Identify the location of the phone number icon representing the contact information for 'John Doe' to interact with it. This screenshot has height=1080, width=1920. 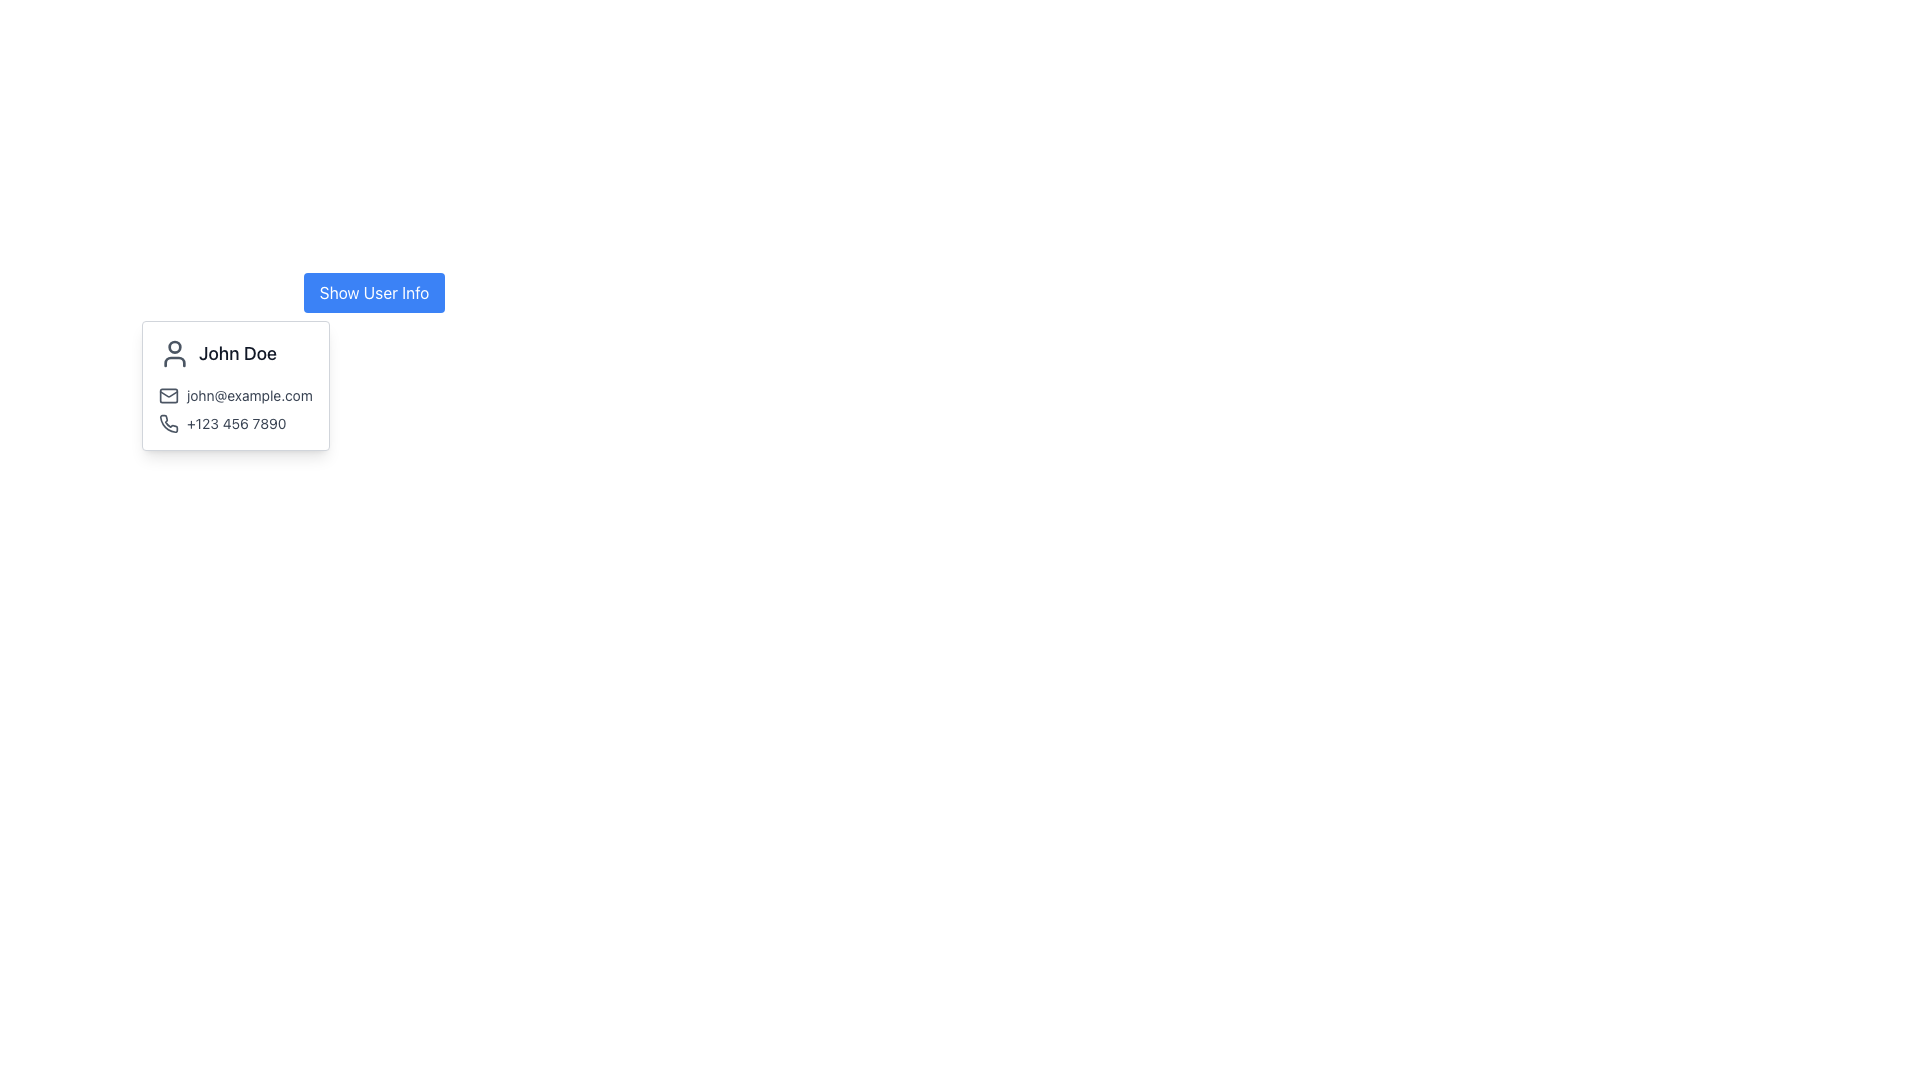
(168, 423).